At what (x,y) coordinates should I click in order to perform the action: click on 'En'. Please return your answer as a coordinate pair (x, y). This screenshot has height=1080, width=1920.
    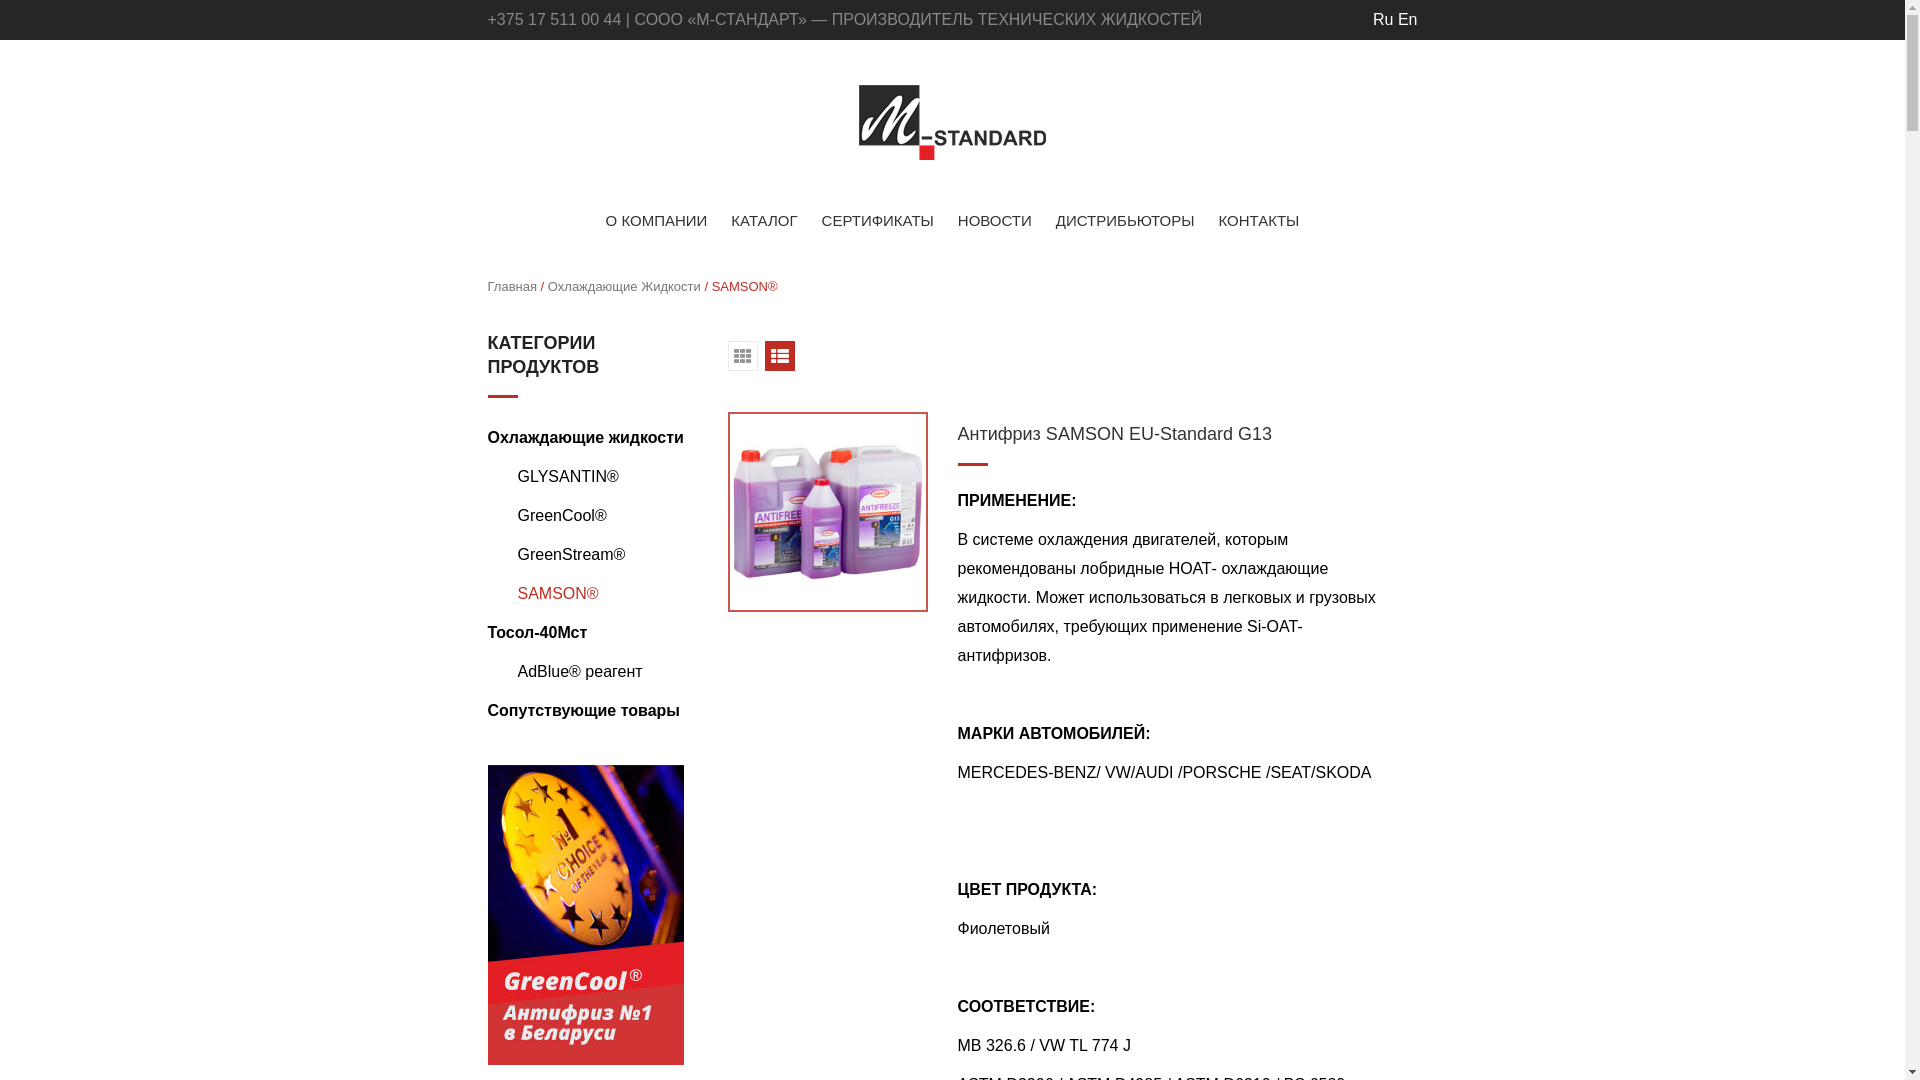
    Looking at the image, I should click on (1406, 19).